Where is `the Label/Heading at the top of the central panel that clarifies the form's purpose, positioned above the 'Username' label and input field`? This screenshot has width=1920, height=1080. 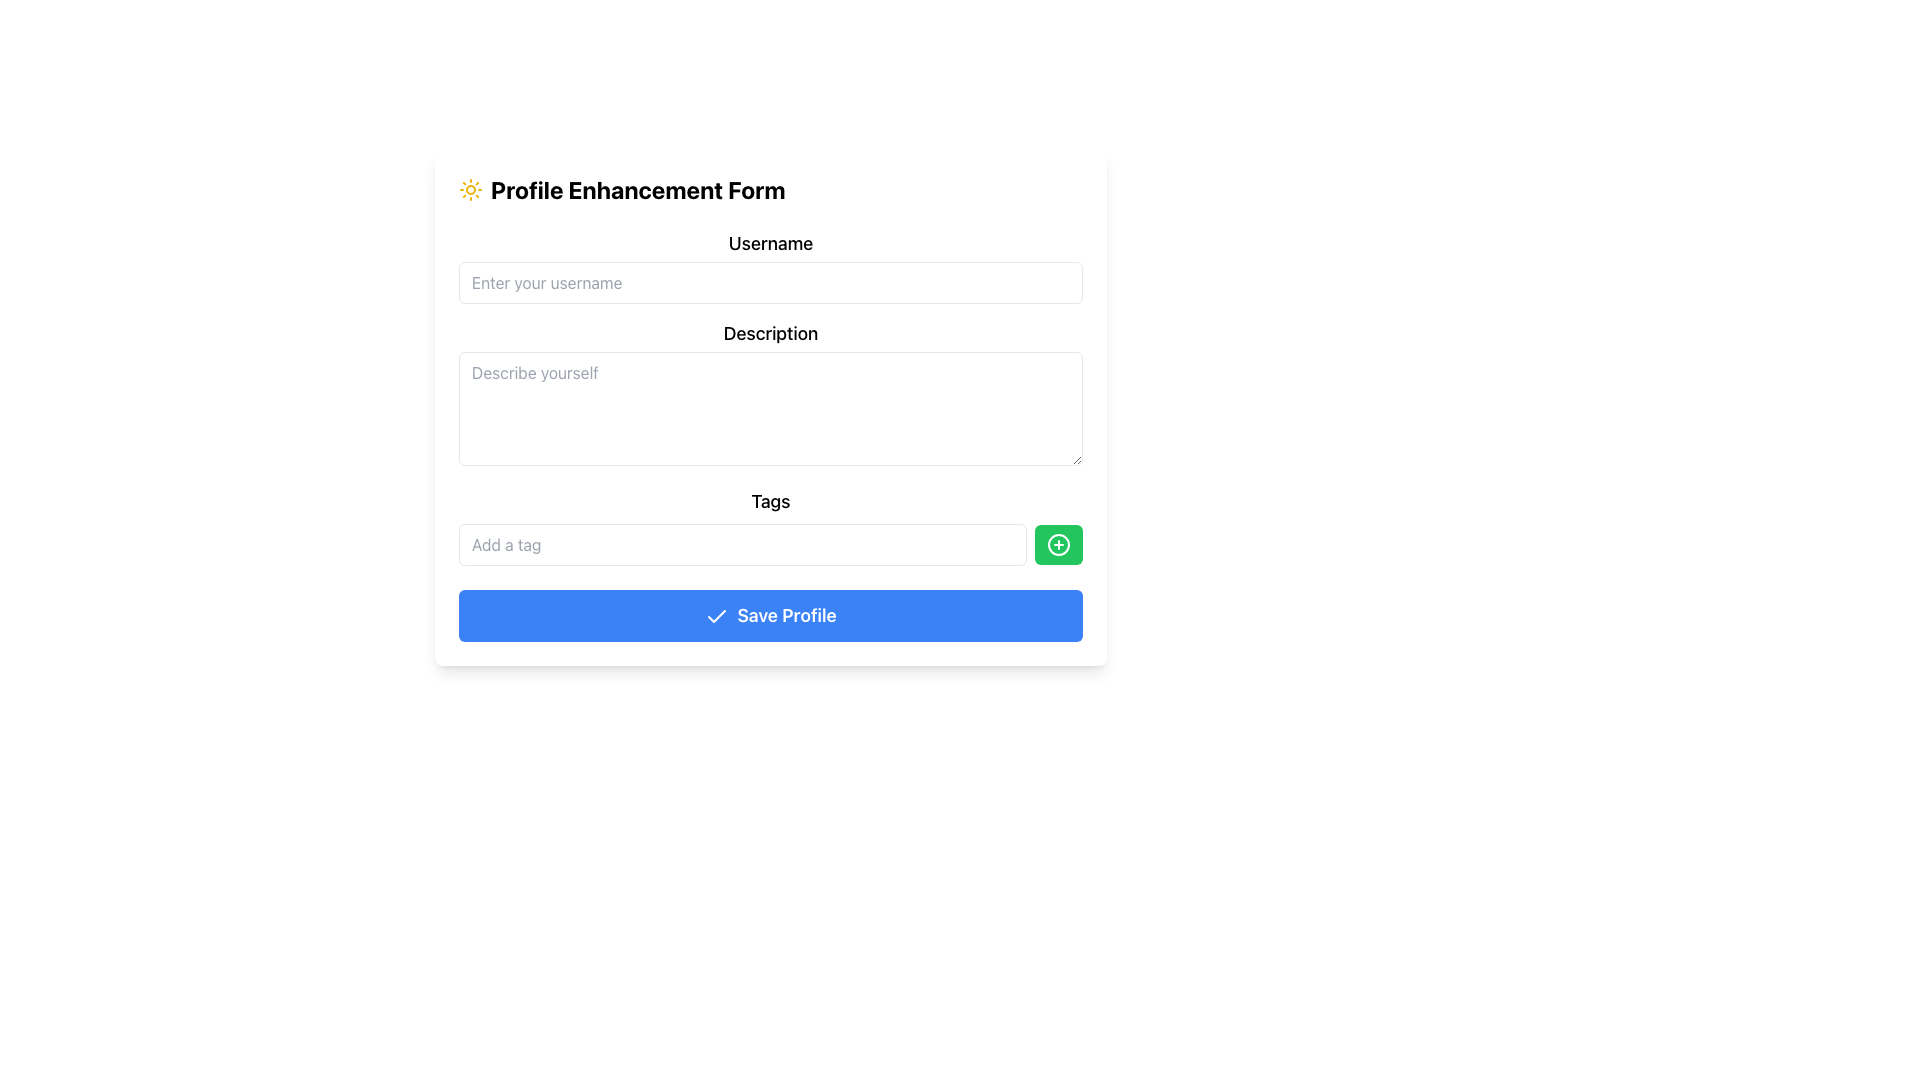
the Label/Heading at the top of the central panel that clarifies the form's purpose, positioned above the 'Username' label and input field is located at coordinates (770, 189).